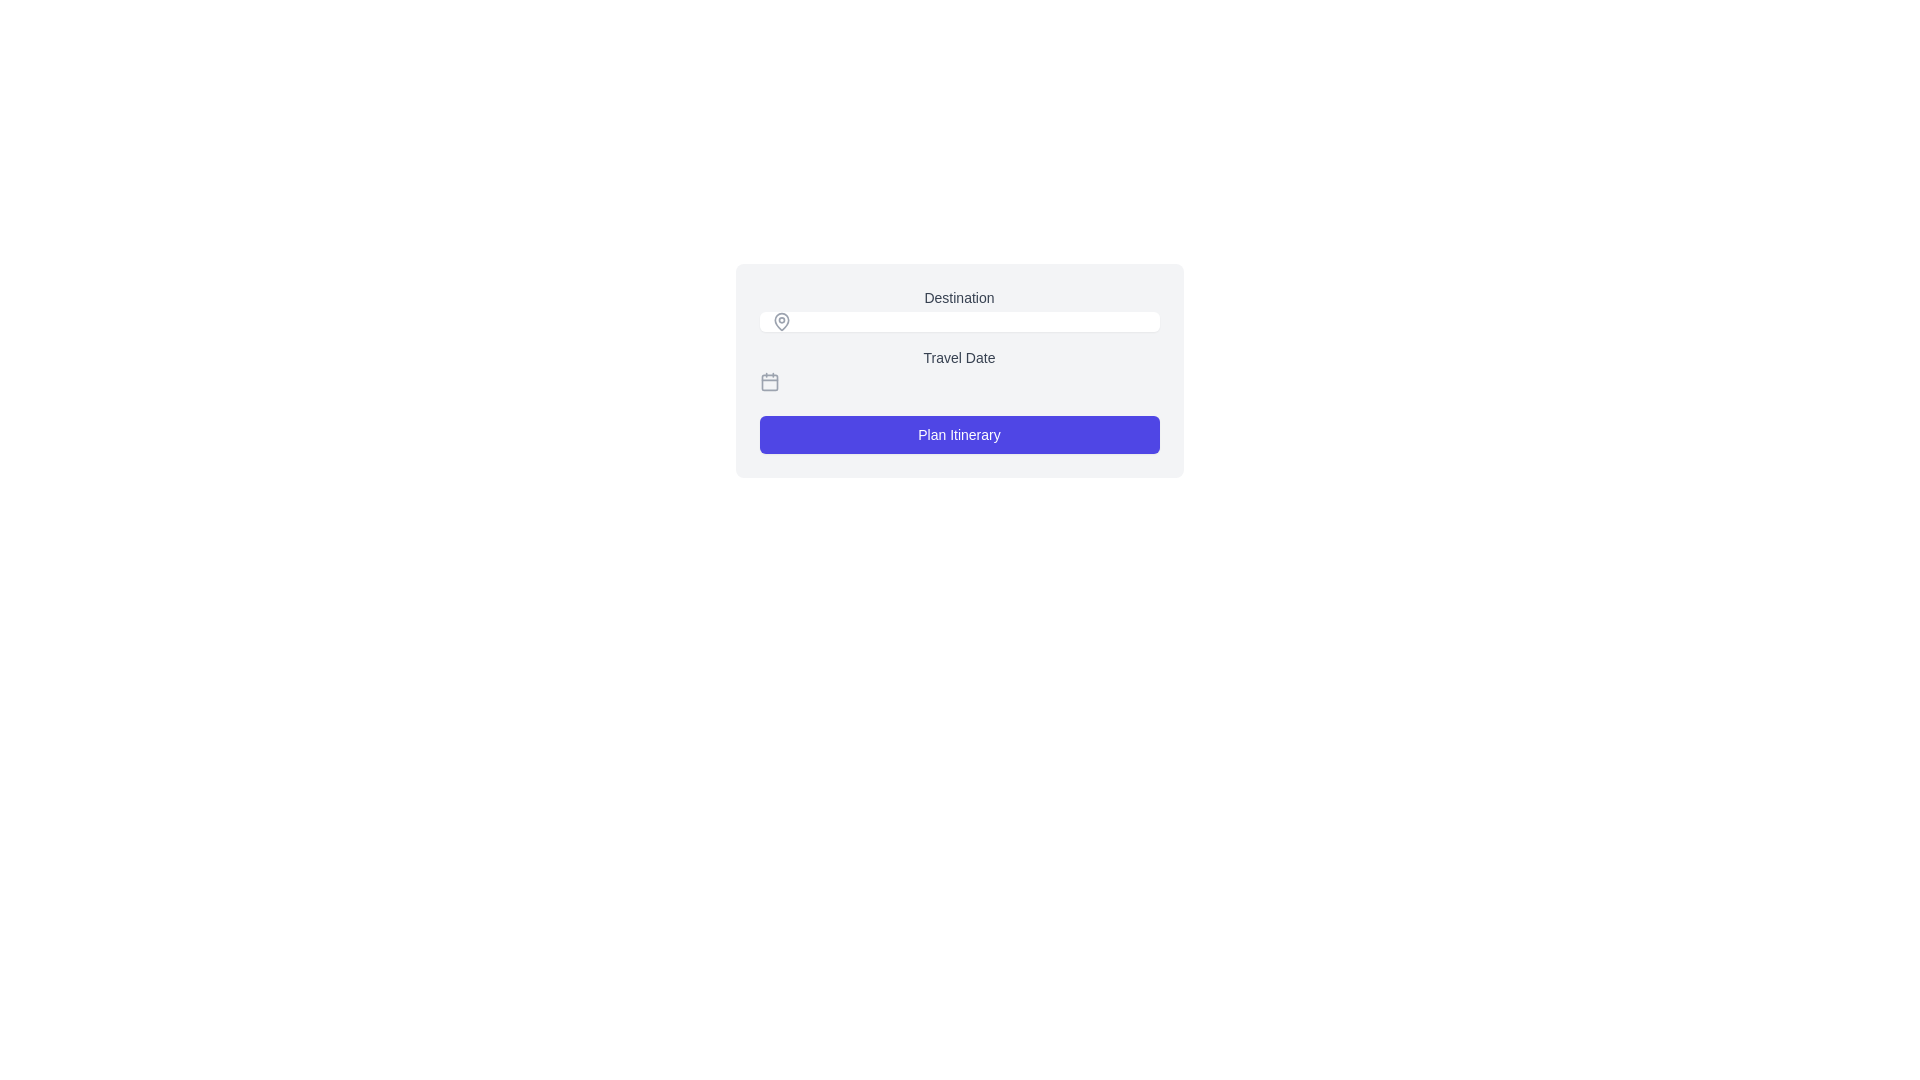 The image size is (1920, 1080). What do you see at coordinates (958, 357) in the screenshot?
I see `the 'Travel Date' text label, which is styled in medium gray font and positioned above the travel date input field` at bounding box center [958, 357].